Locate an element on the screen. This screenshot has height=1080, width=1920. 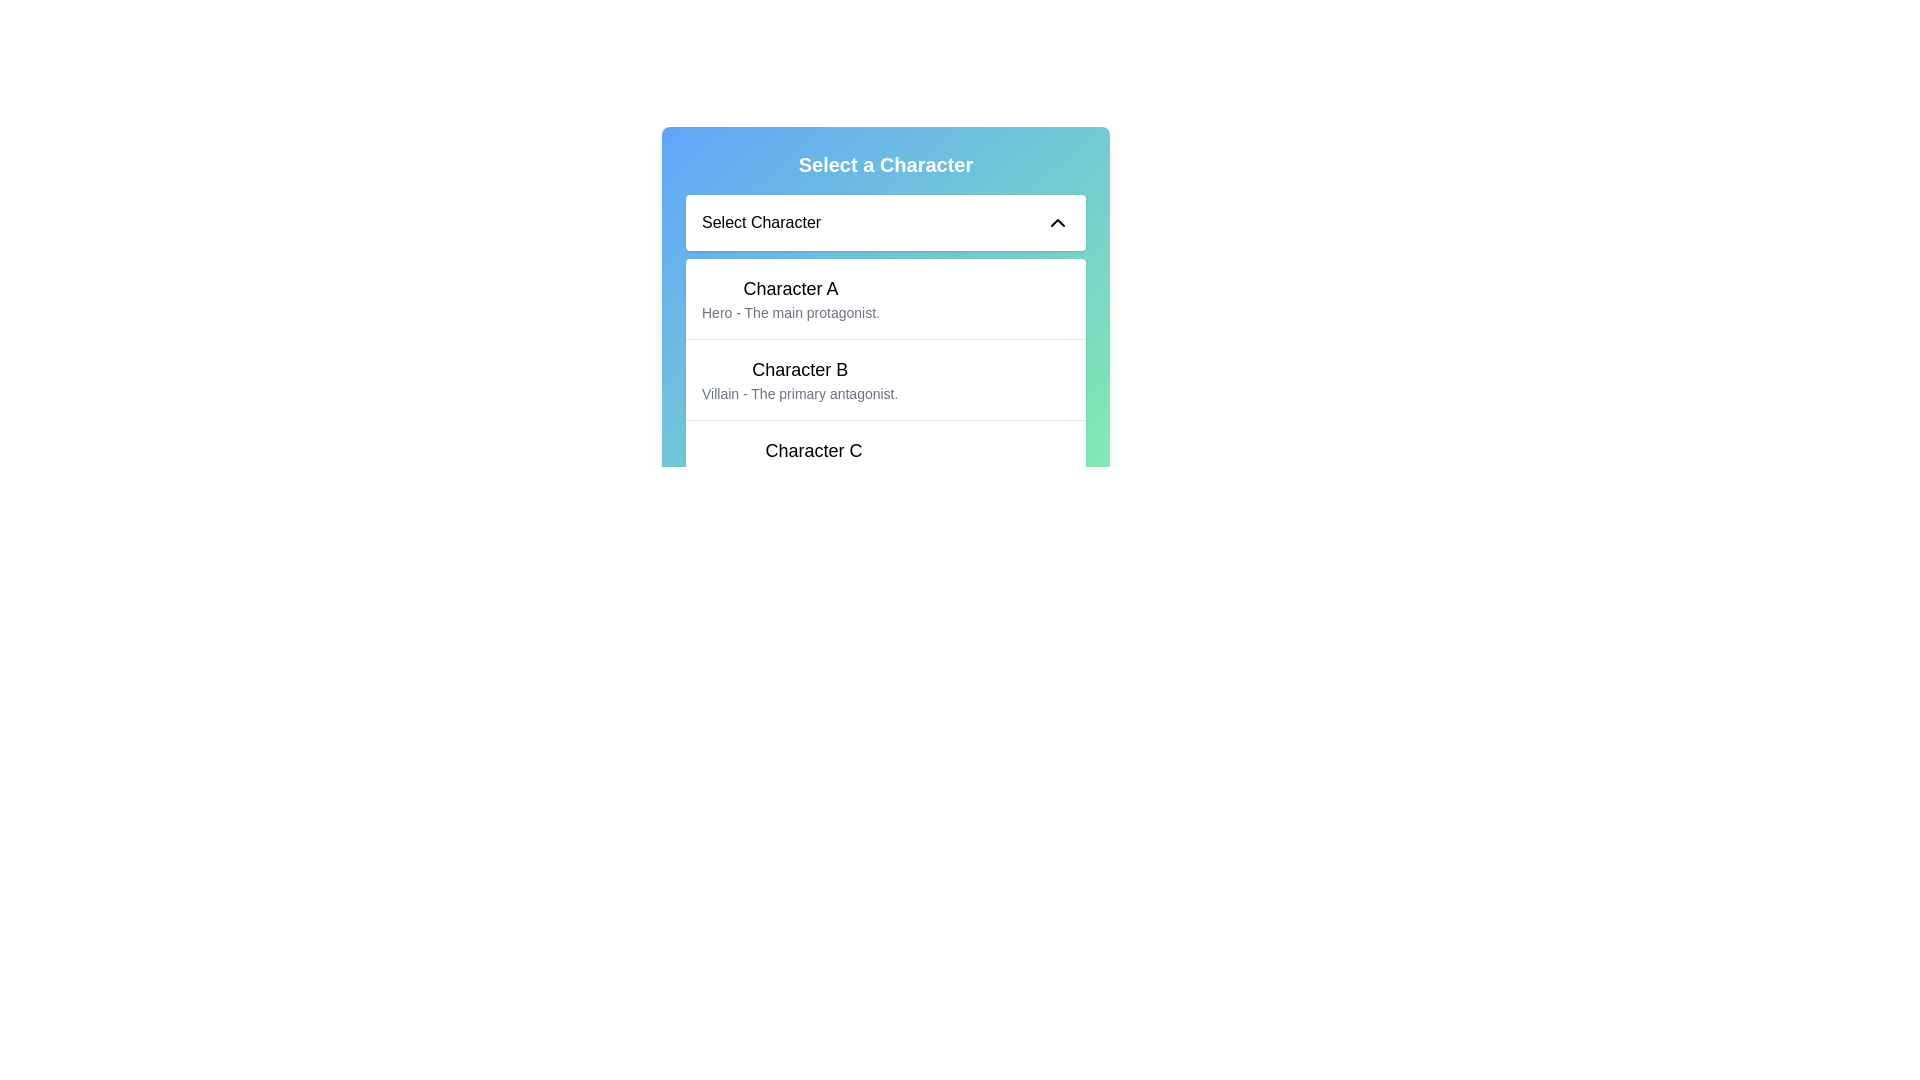
to select the option 'Character C' in the dropdown menu under 'Select a Character' is located at coordinates (885, 460).